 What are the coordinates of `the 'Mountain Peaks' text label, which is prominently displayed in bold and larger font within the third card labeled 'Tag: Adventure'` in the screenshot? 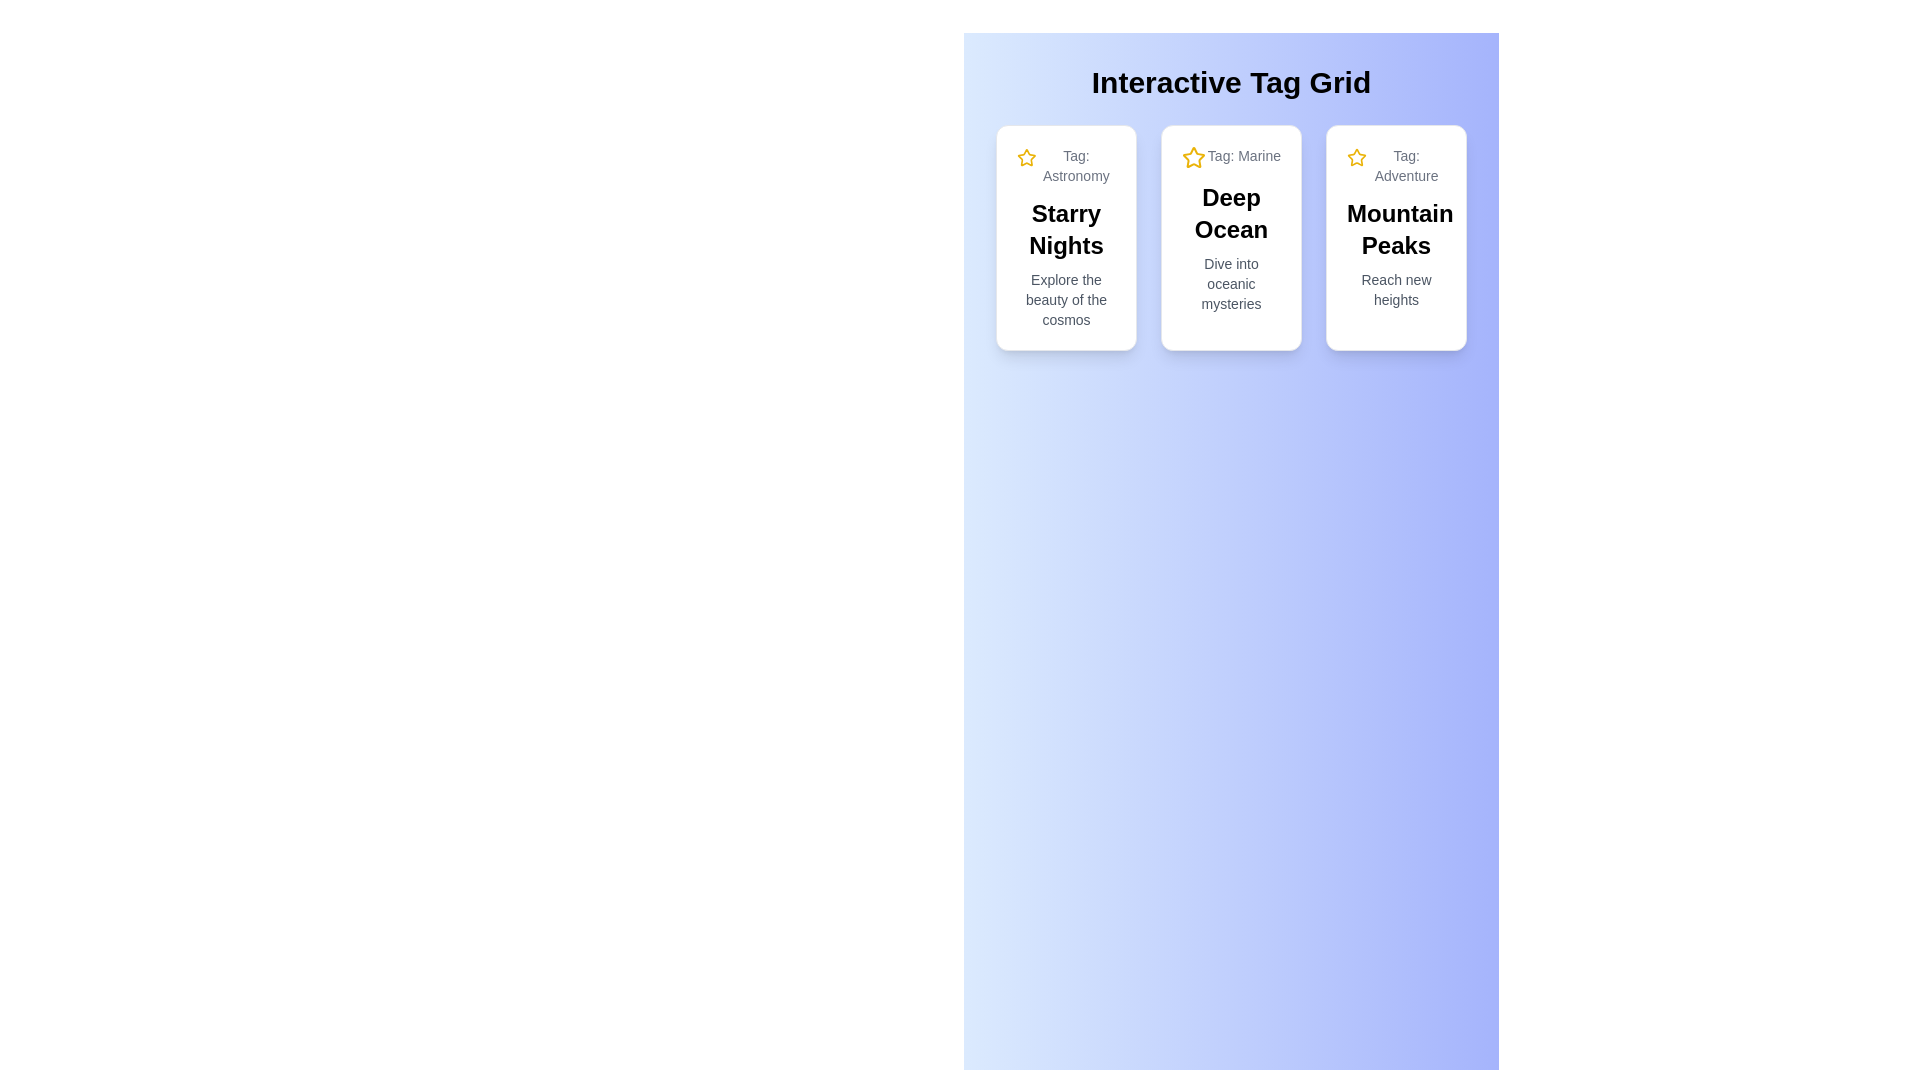 It's located at (1395, 229).